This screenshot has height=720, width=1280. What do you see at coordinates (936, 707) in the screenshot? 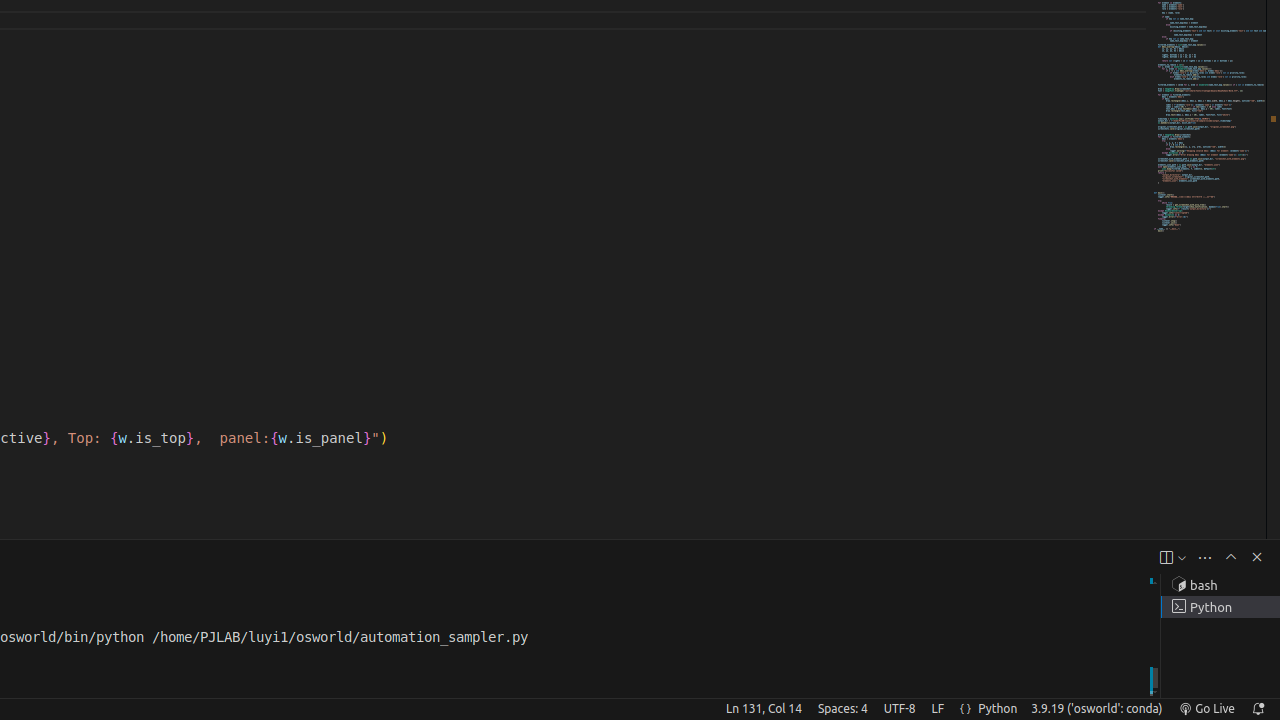
I see `'LF'` at bounding box center [936, 707].